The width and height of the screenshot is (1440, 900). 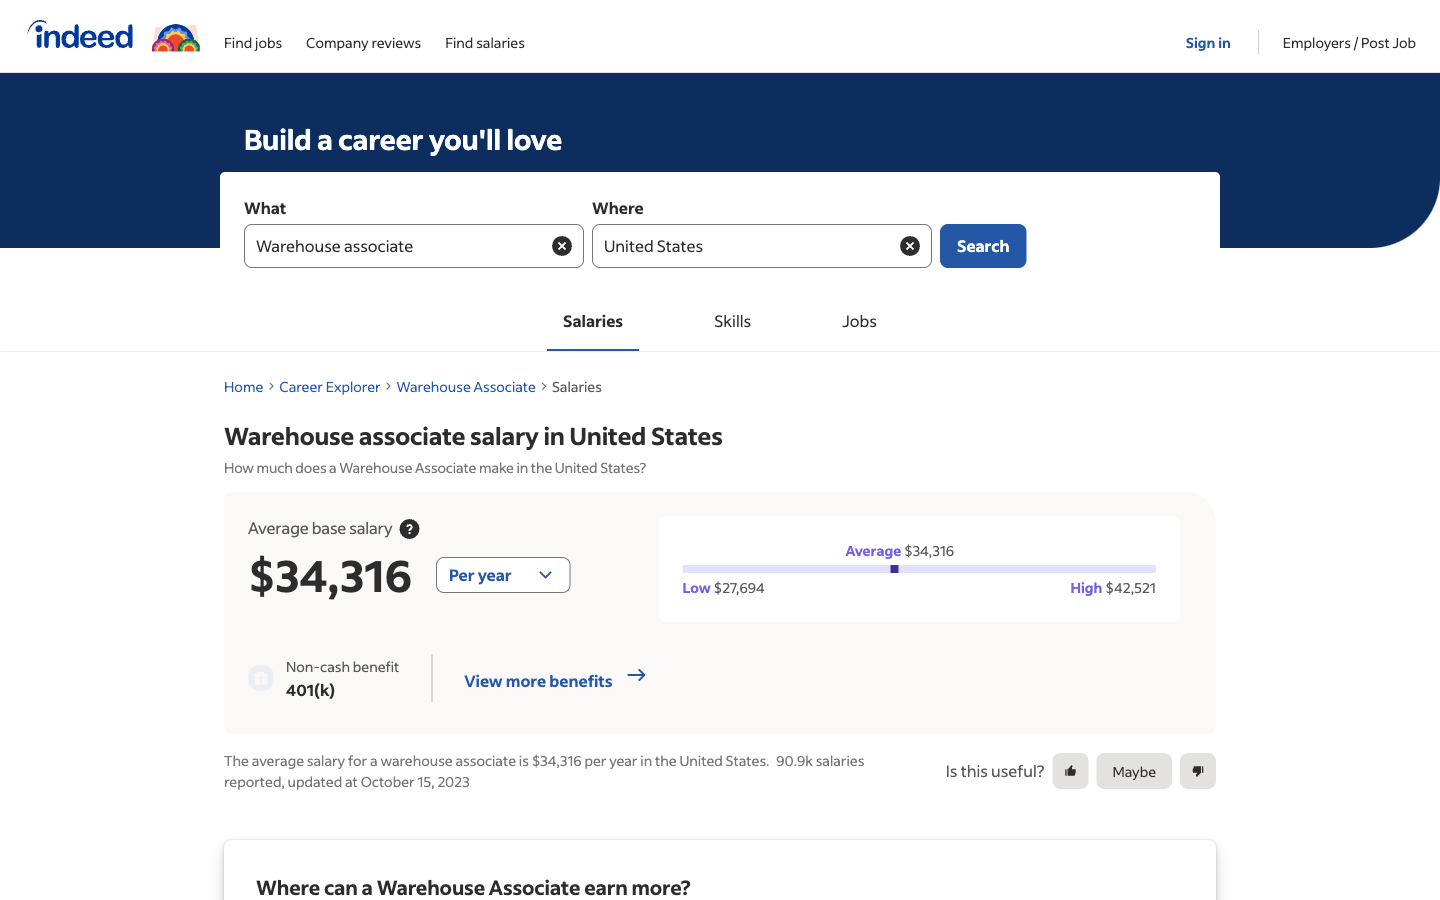 What do you see at coordinates (76, 35) in the screenshot?
I see `a visit to Indeed"s homepage` at bounding box center [76, 35].